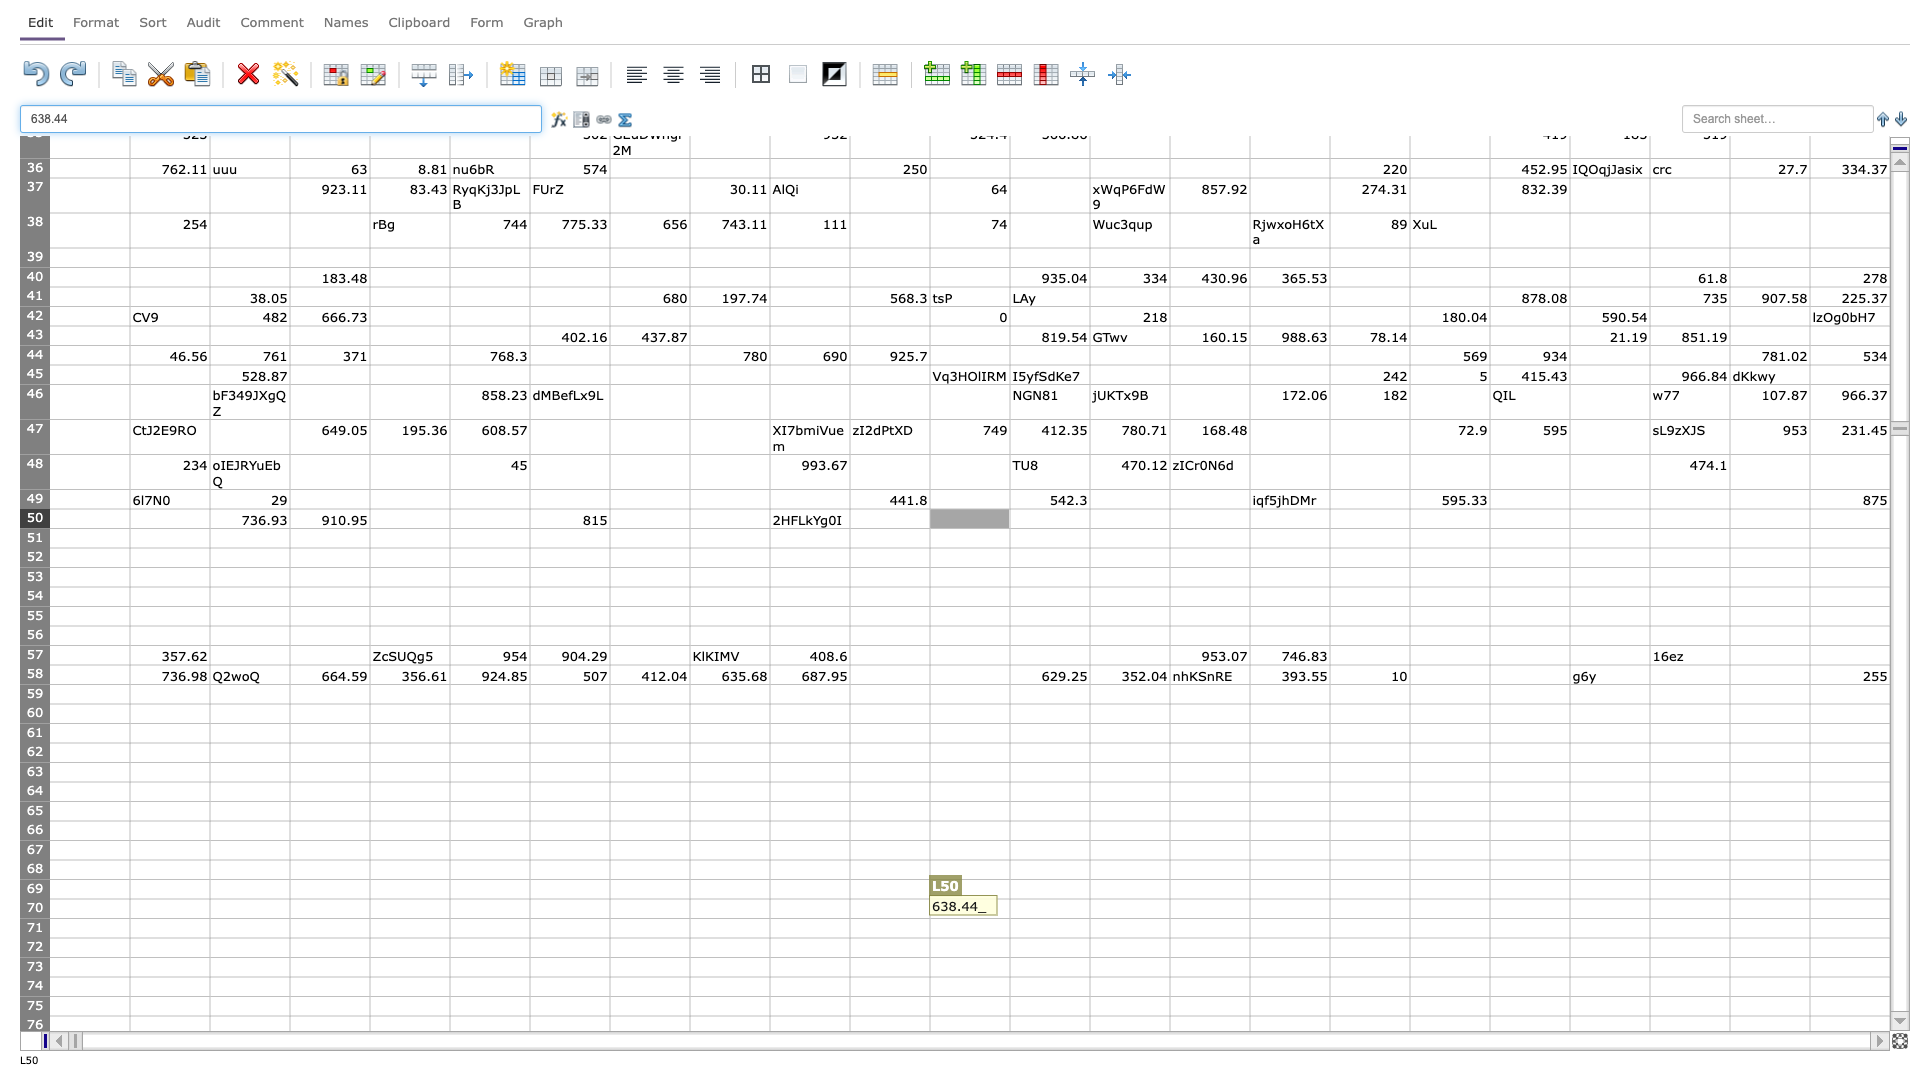 Image resolution: width=1920 pixels, height=1080 pixels. What do you see at coordinates (1170, 918) in the screenshot?
I see `Fill point of cell N70` at bounding box center [1170, 918].